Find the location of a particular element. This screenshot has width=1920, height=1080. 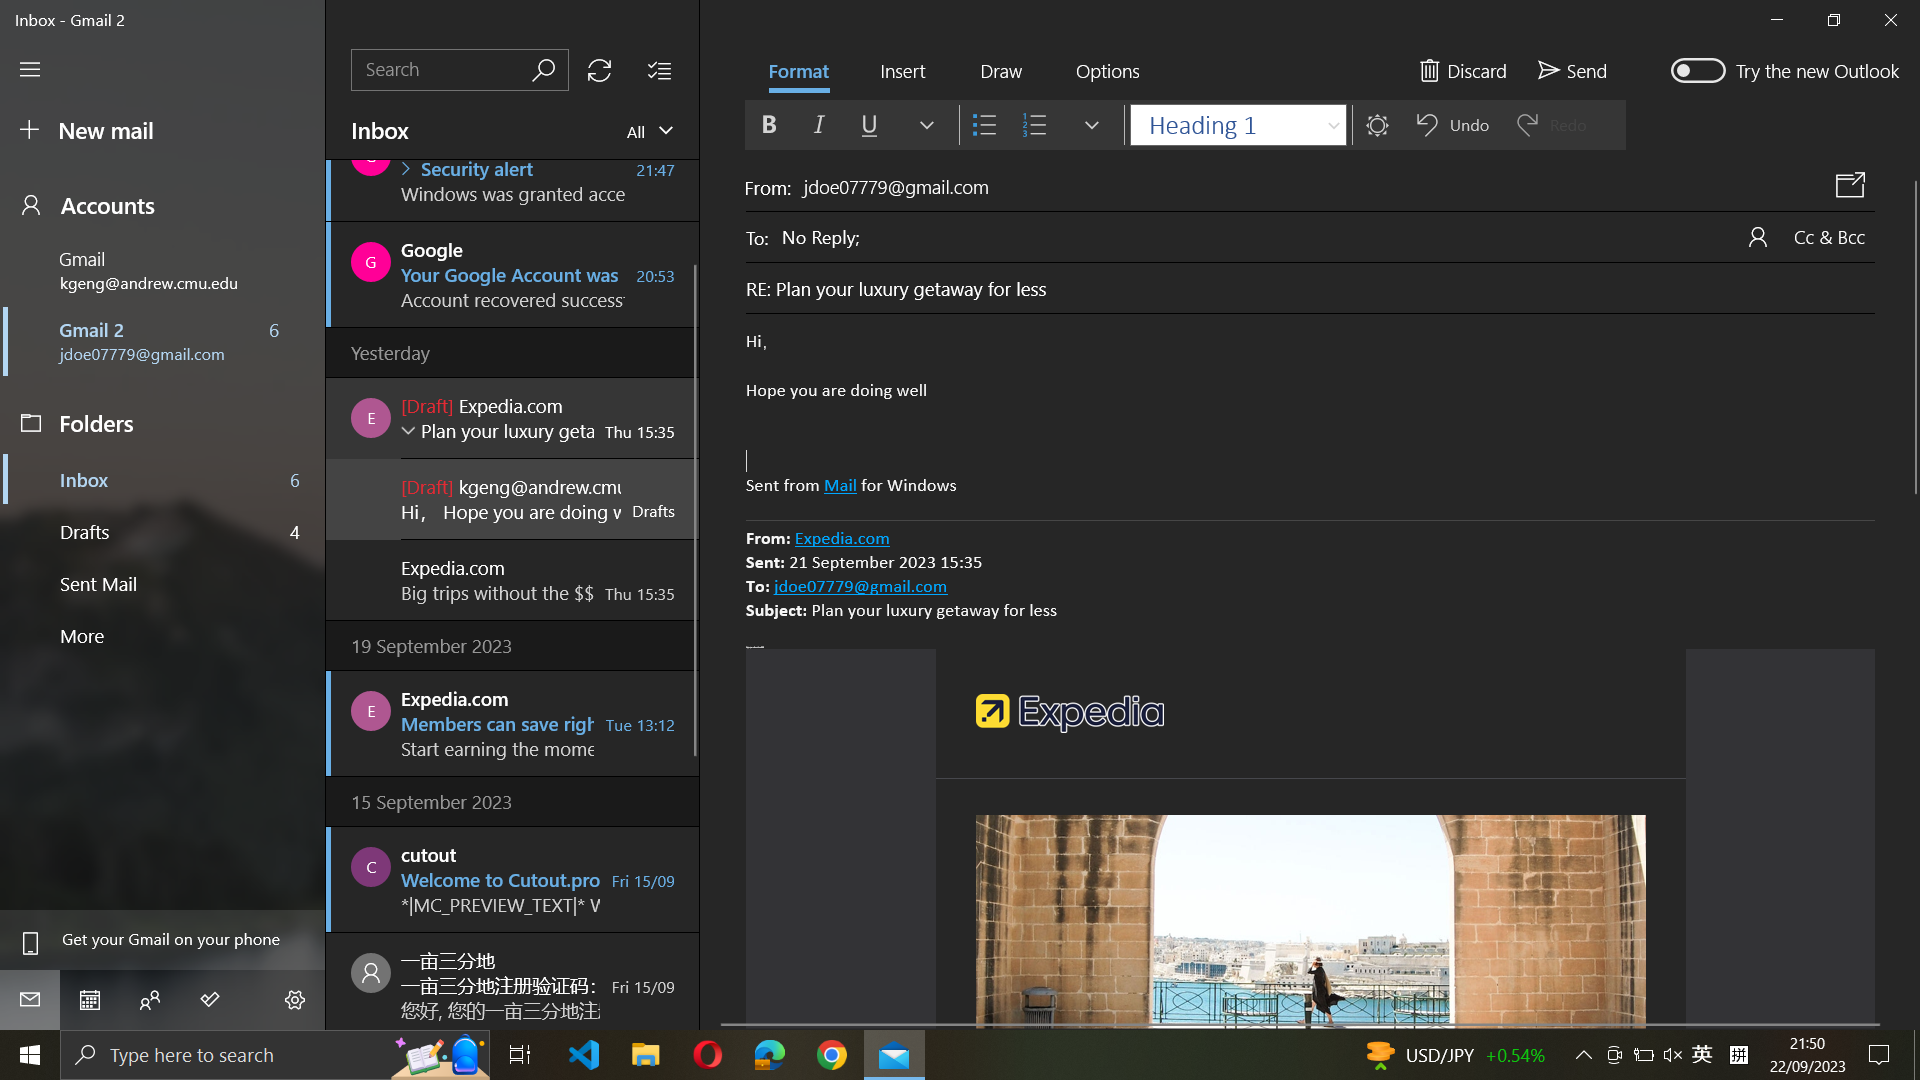

Outgoing Mails is located at coordinates (164, 585).